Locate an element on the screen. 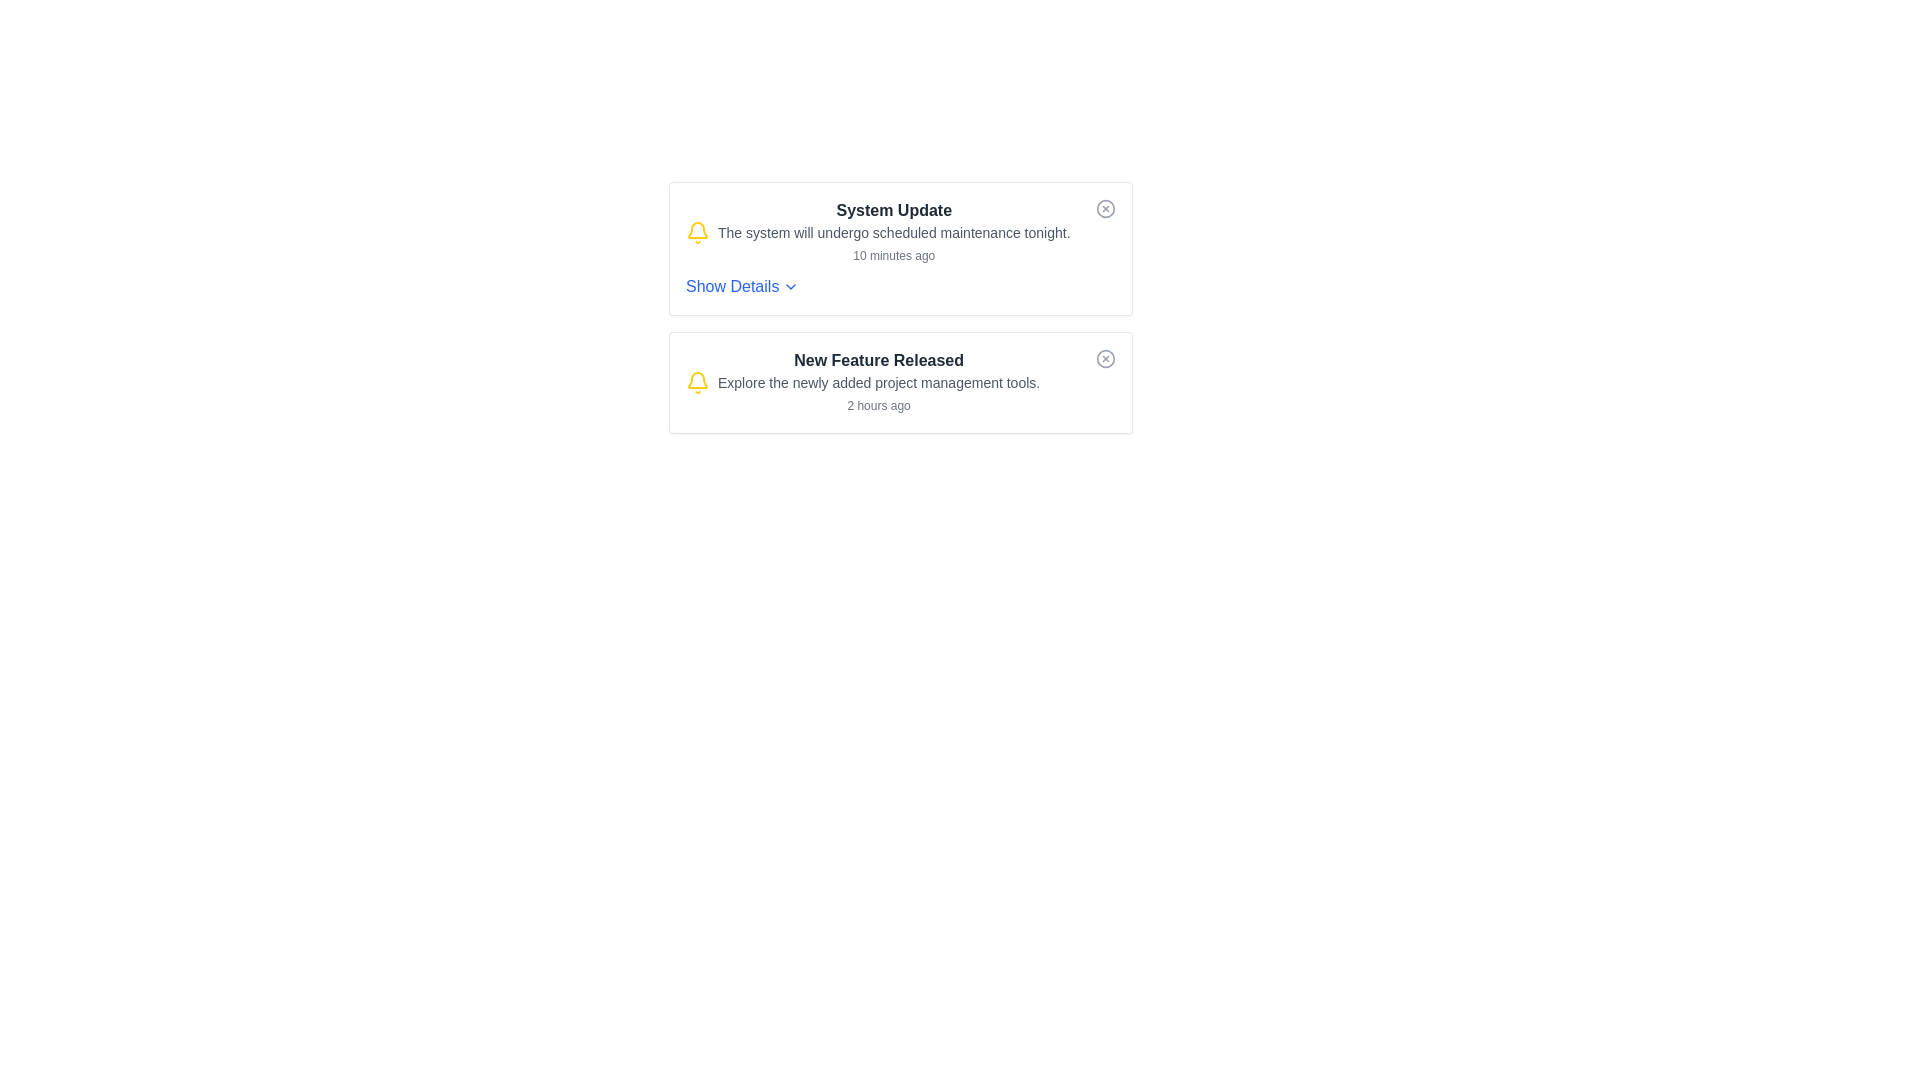 This screenshot has width=1920, height=1080. the circular close button with a gray outline and a cross, located at the top-right corner of the notification card titled 'New Feature Released' is located at coordinates (1104, 357).